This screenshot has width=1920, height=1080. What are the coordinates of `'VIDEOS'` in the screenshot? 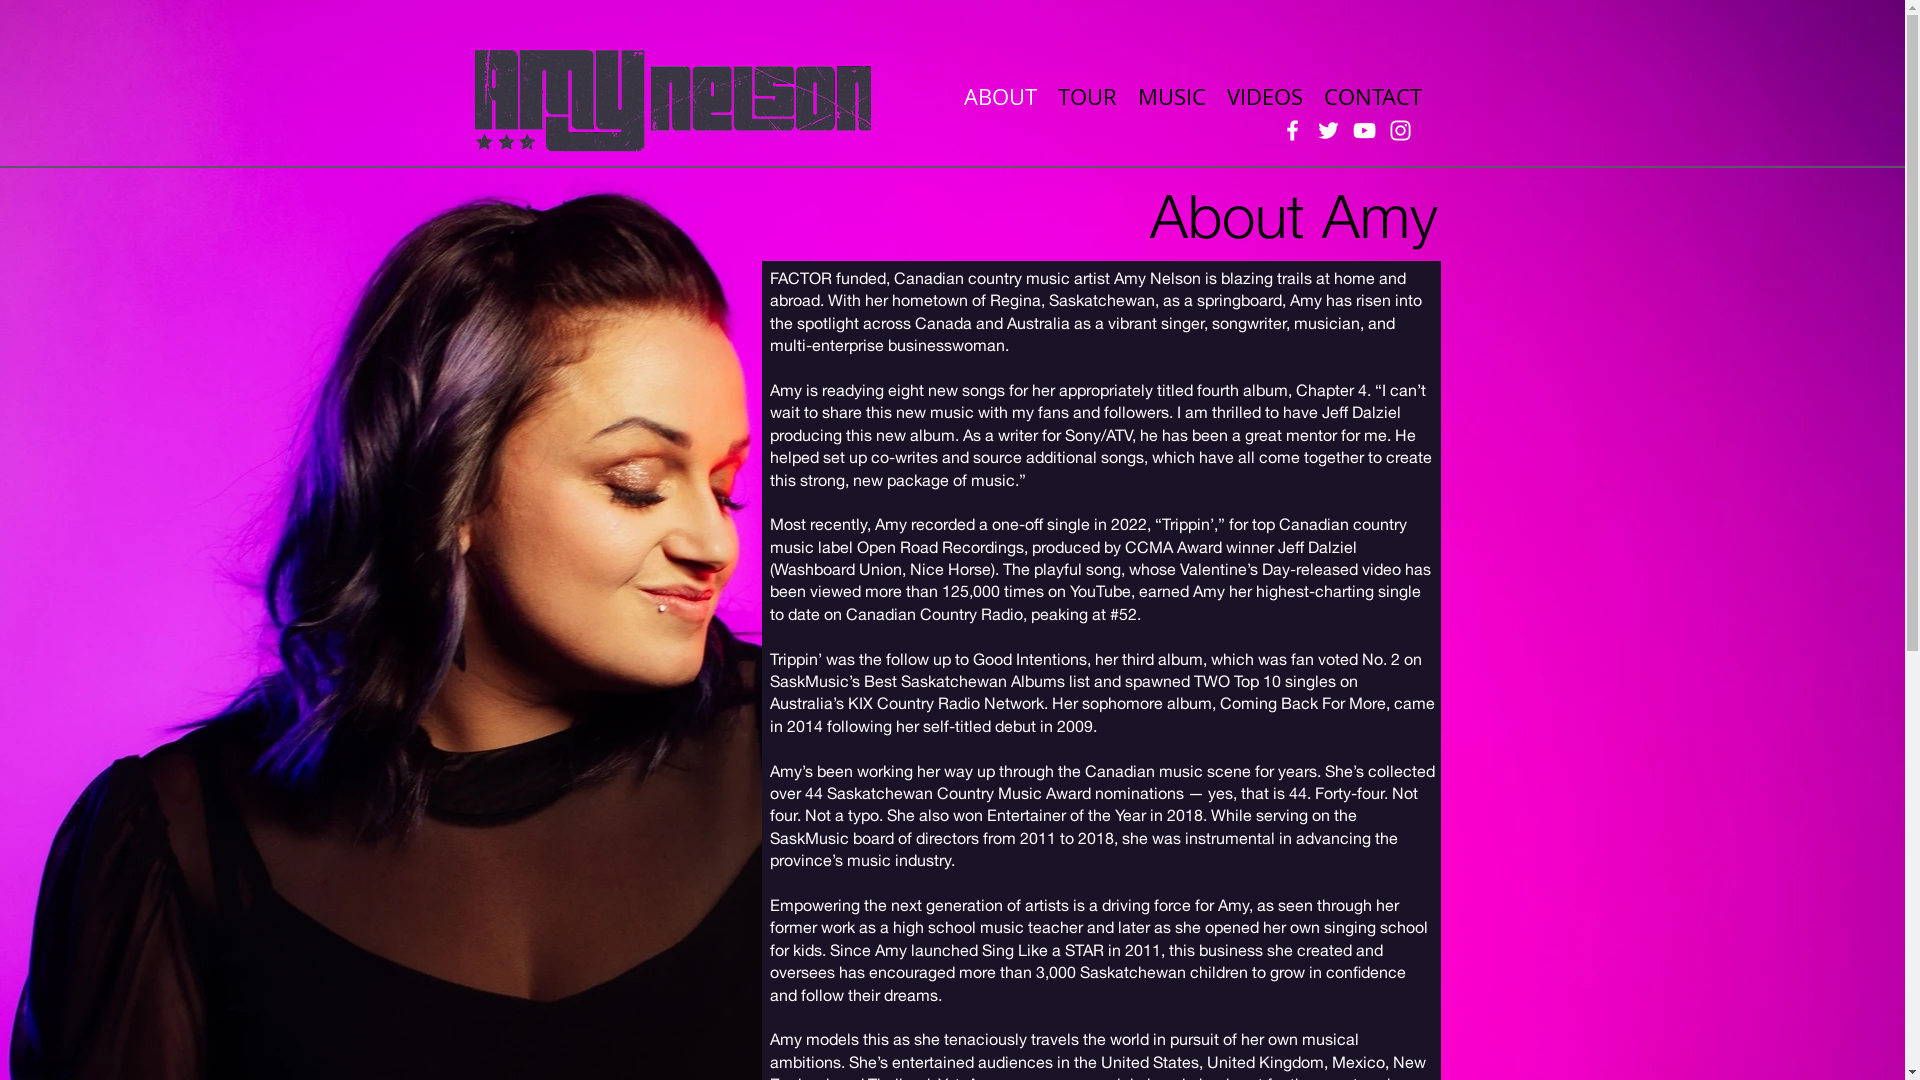 It's located at (1262, 95).